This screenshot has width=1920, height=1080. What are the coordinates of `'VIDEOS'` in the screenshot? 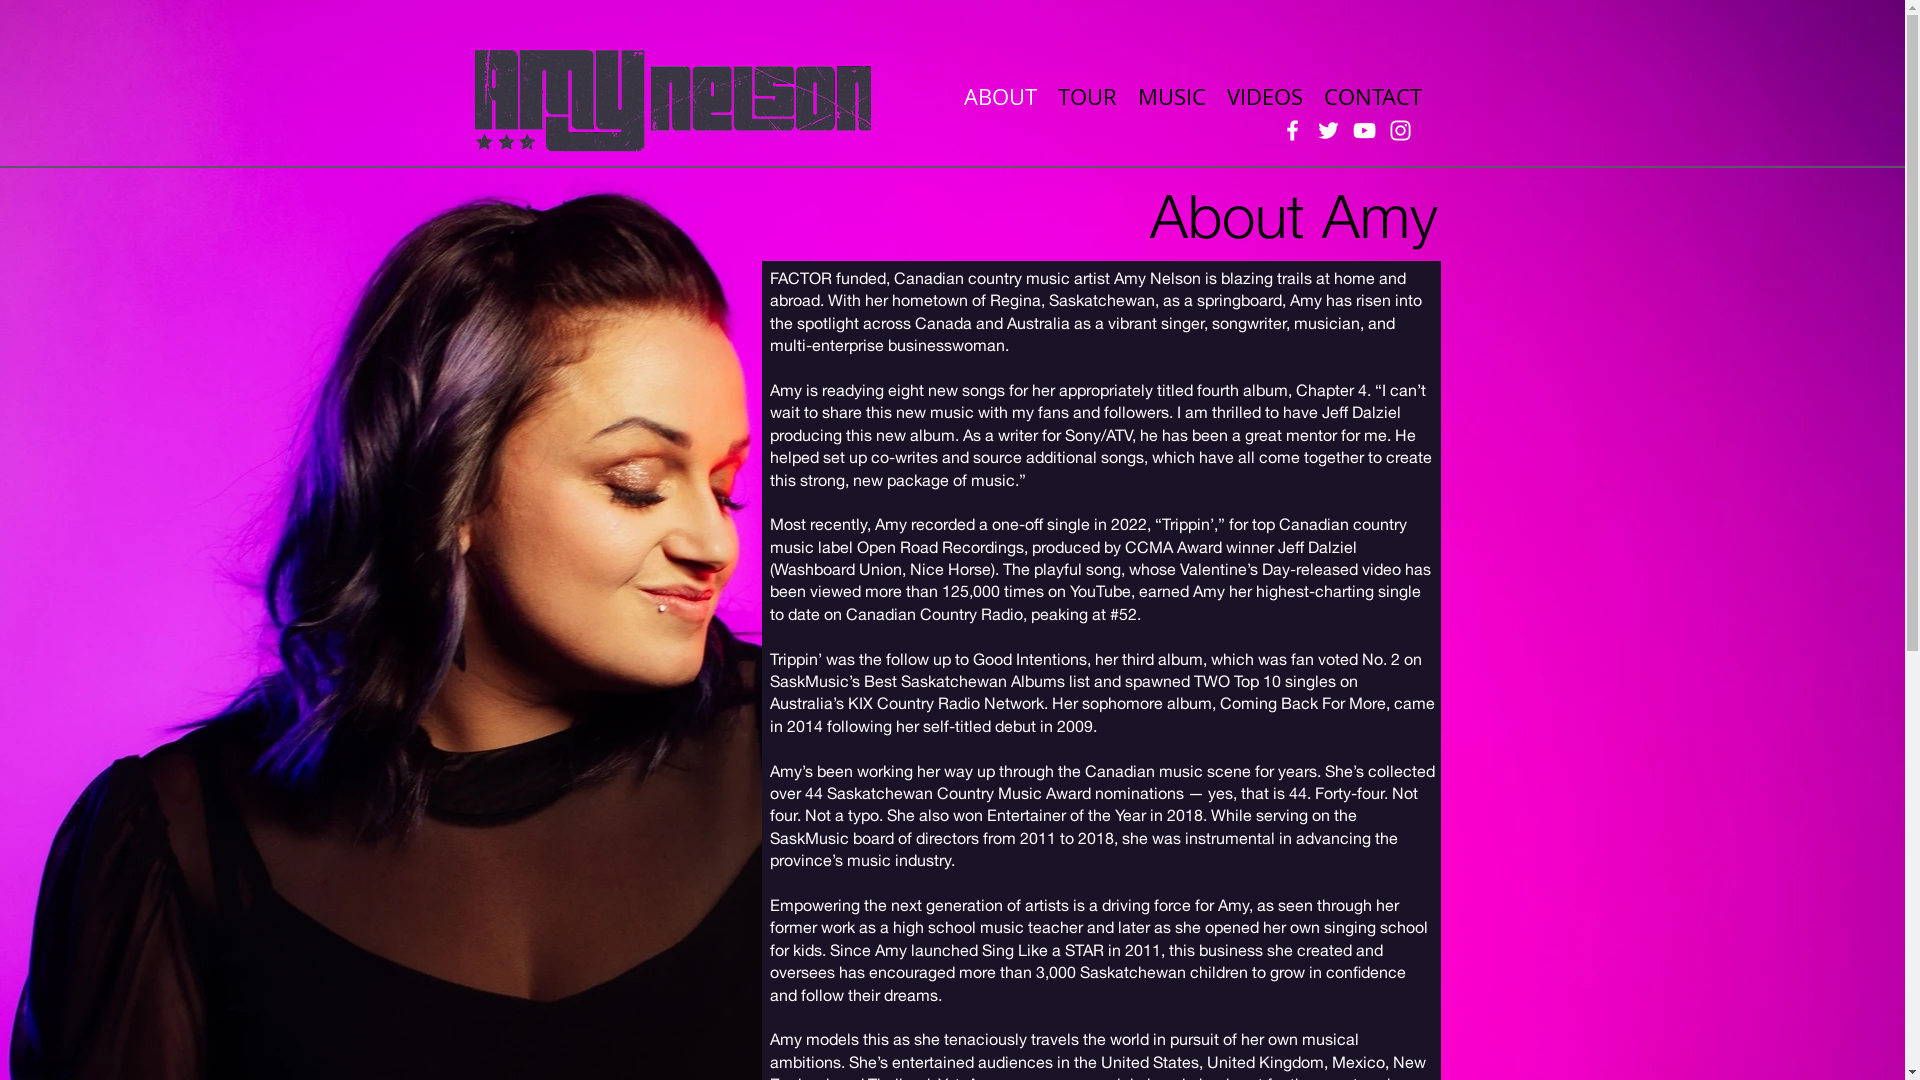 It's located at (1262, 95).